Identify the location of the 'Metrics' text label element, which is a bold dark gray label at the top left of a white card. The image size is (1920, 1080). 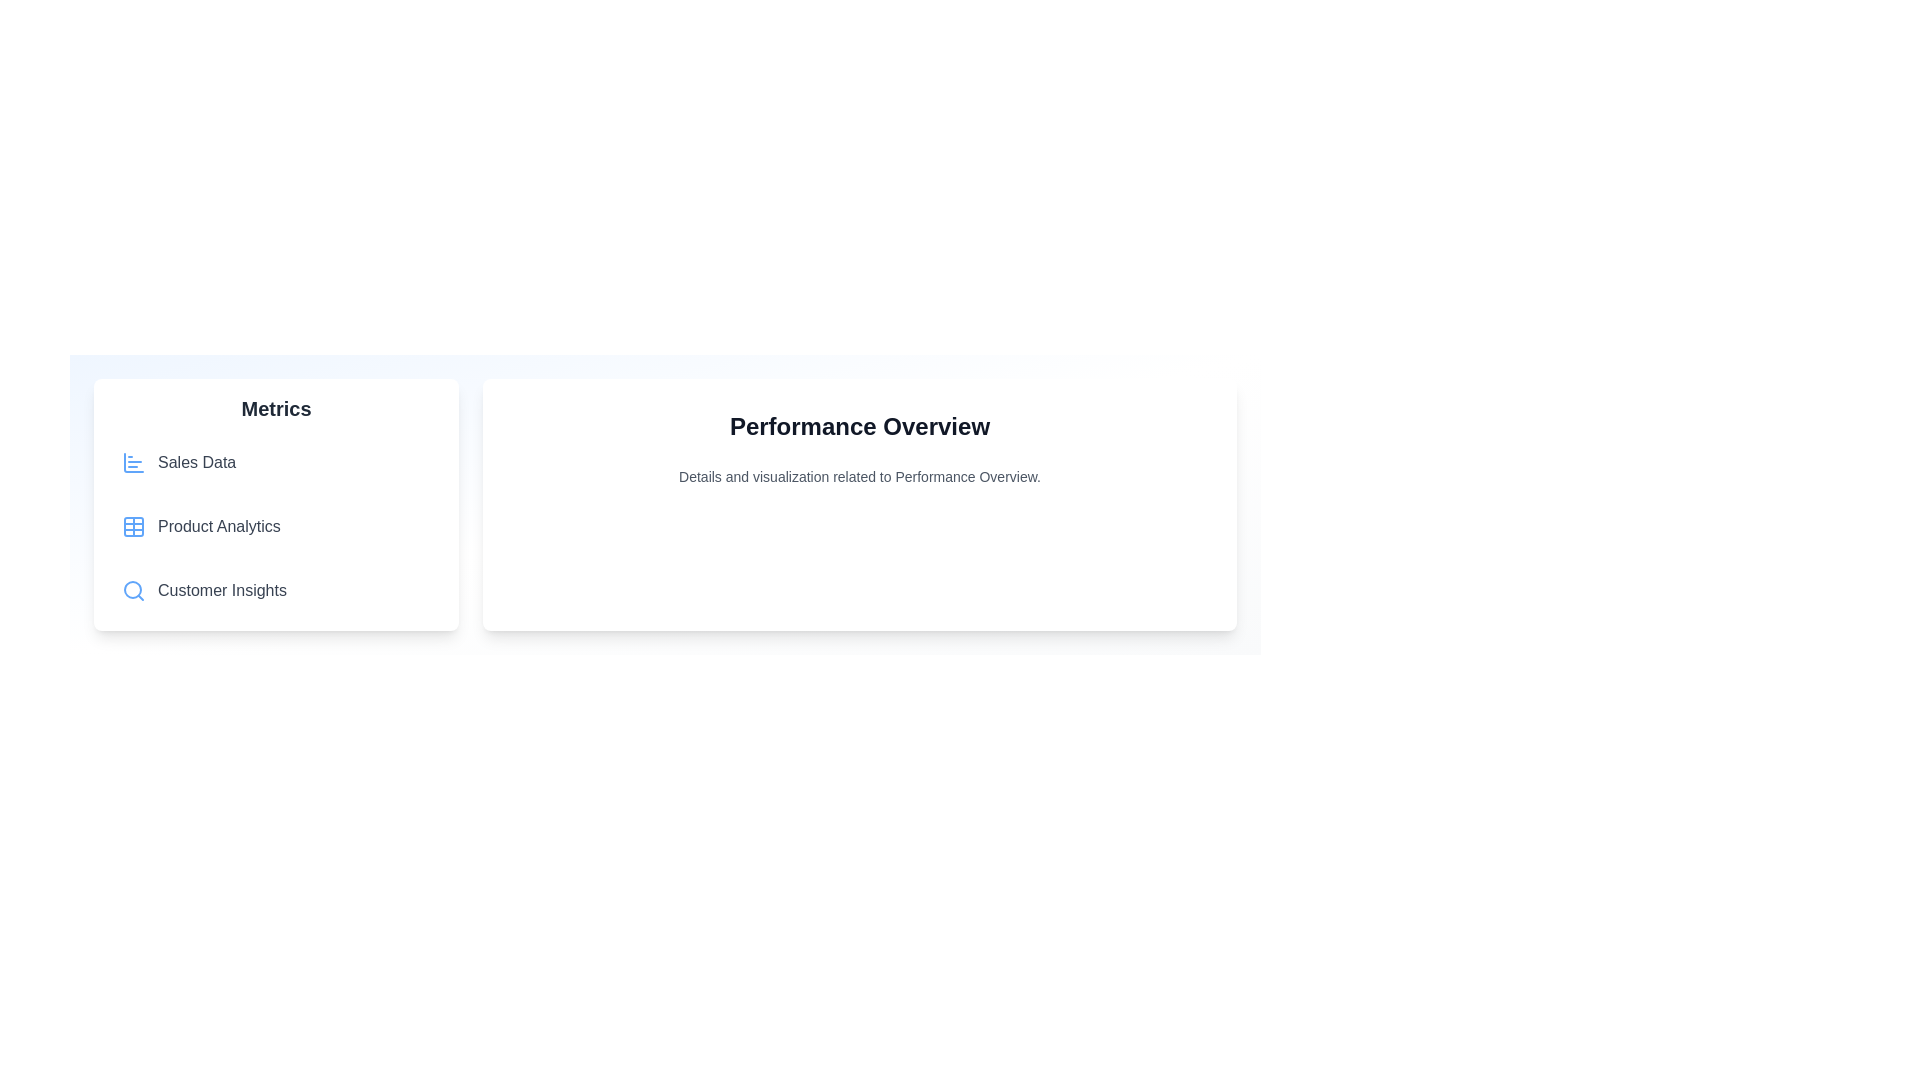
(275, 407).